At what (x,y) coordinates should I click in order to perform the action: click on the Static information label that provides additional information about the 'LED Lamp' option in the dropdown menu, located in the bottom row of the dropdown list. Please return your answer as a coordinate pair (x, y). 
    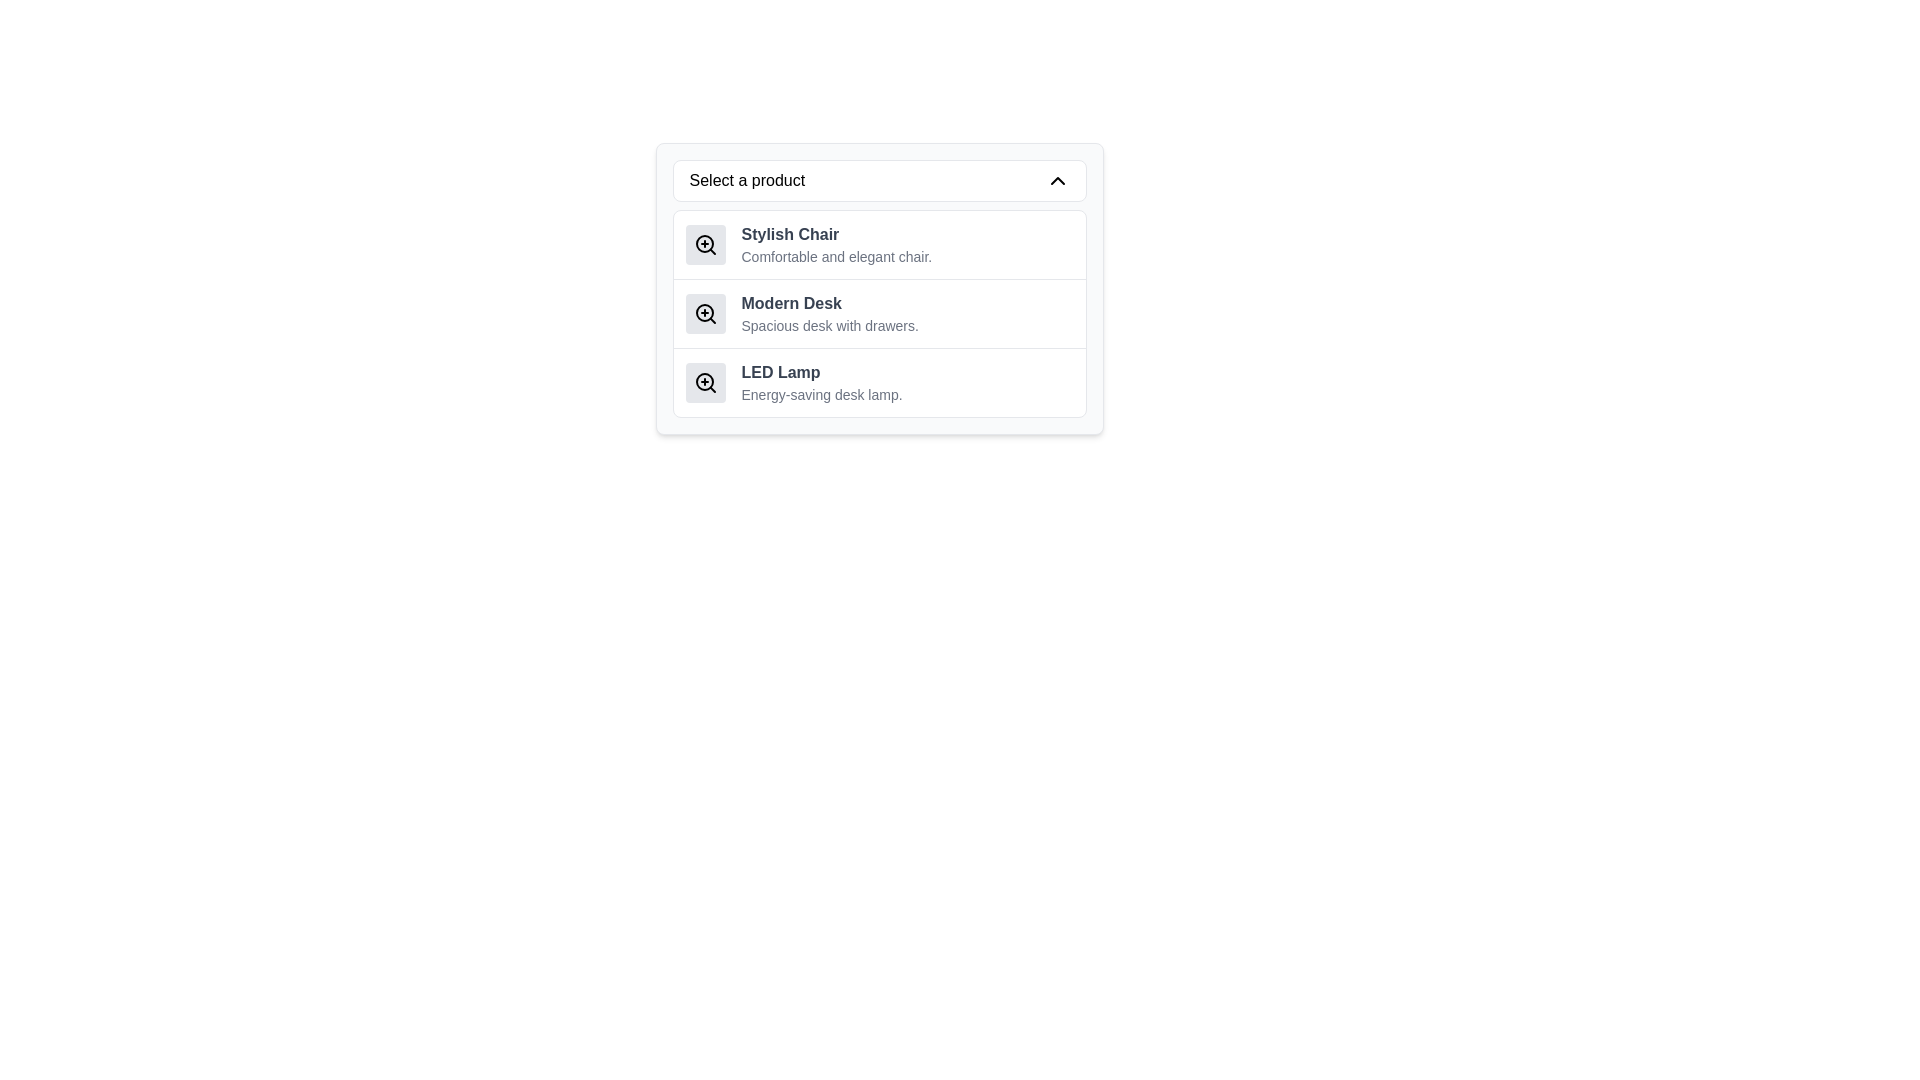
    Looking at the image, I should click on (821, 394).